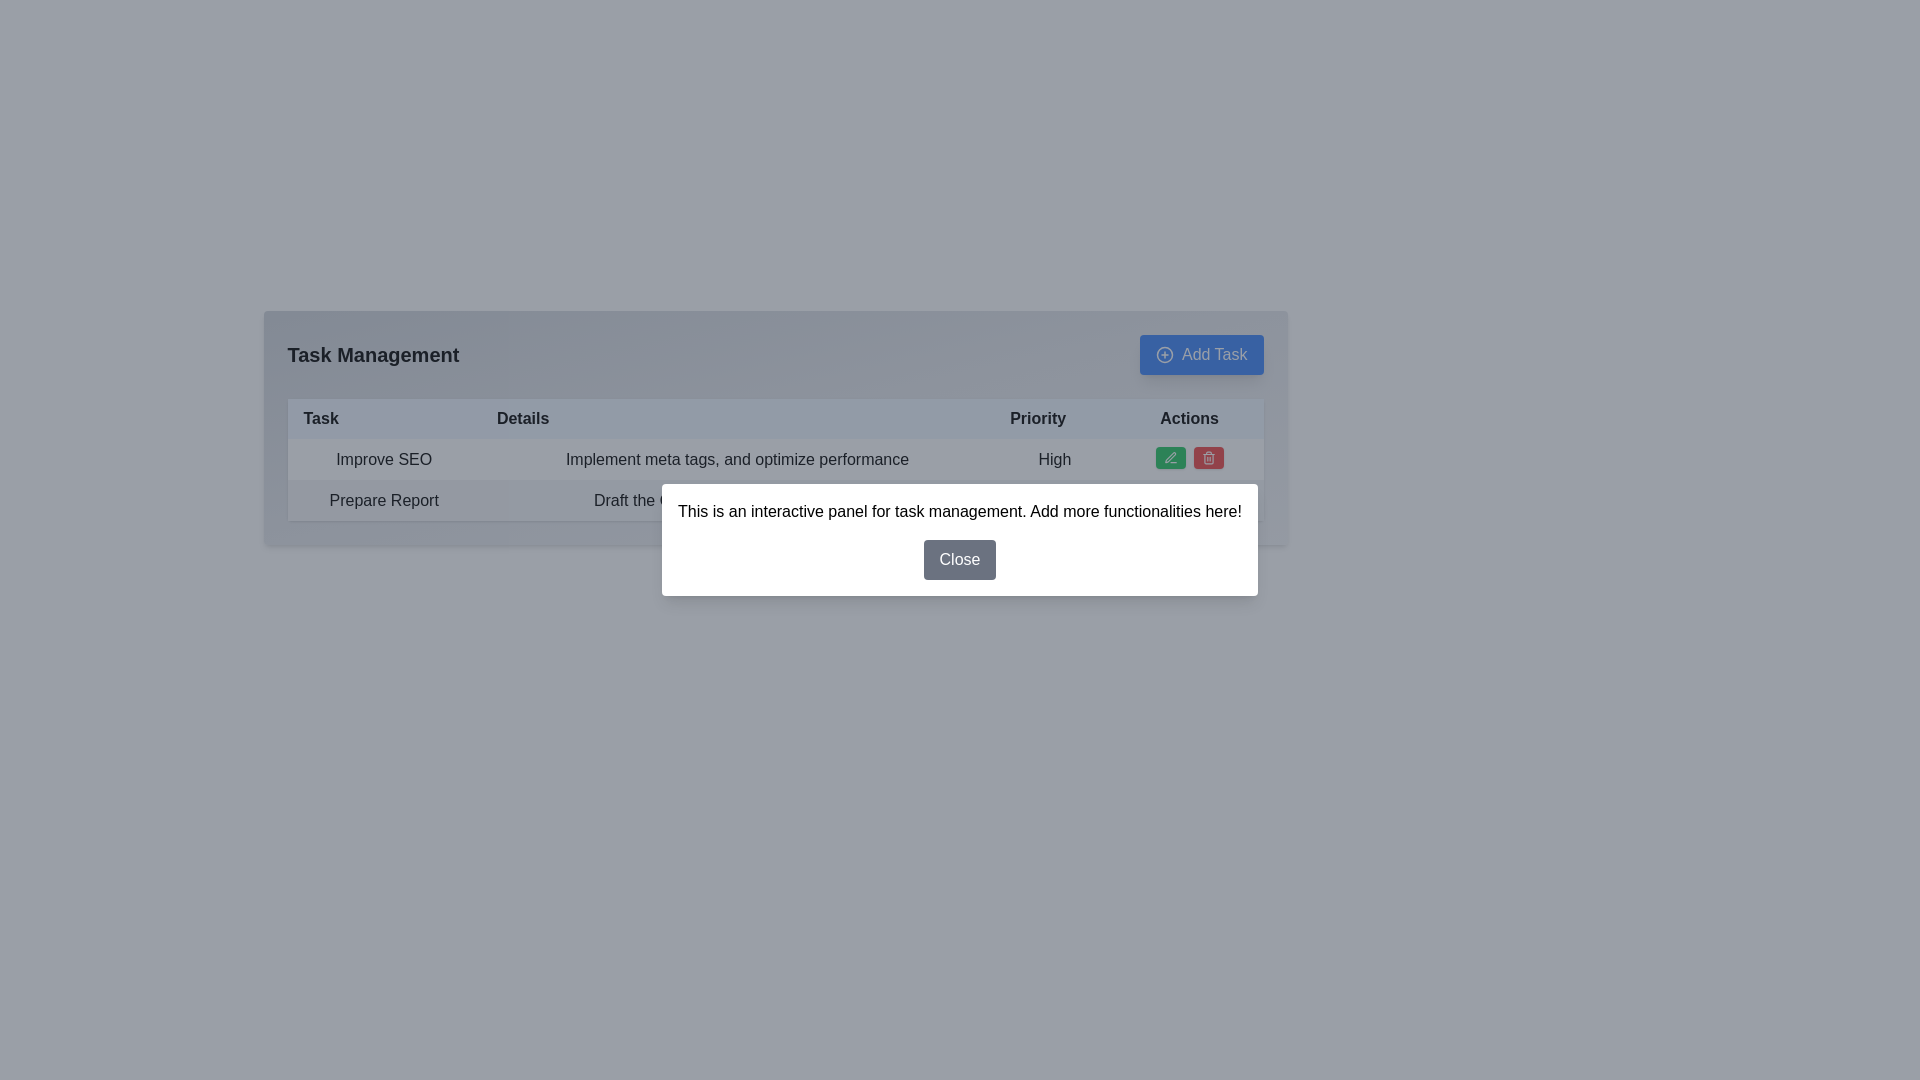 The width and height of the screenshot is (1920, 1080). Describe the element at coordinates (1189, 459) in the screenshot. I see `the red delete button located in the 'Actions' column of the table cell under the row titled 'Improve SEO'` at that location.